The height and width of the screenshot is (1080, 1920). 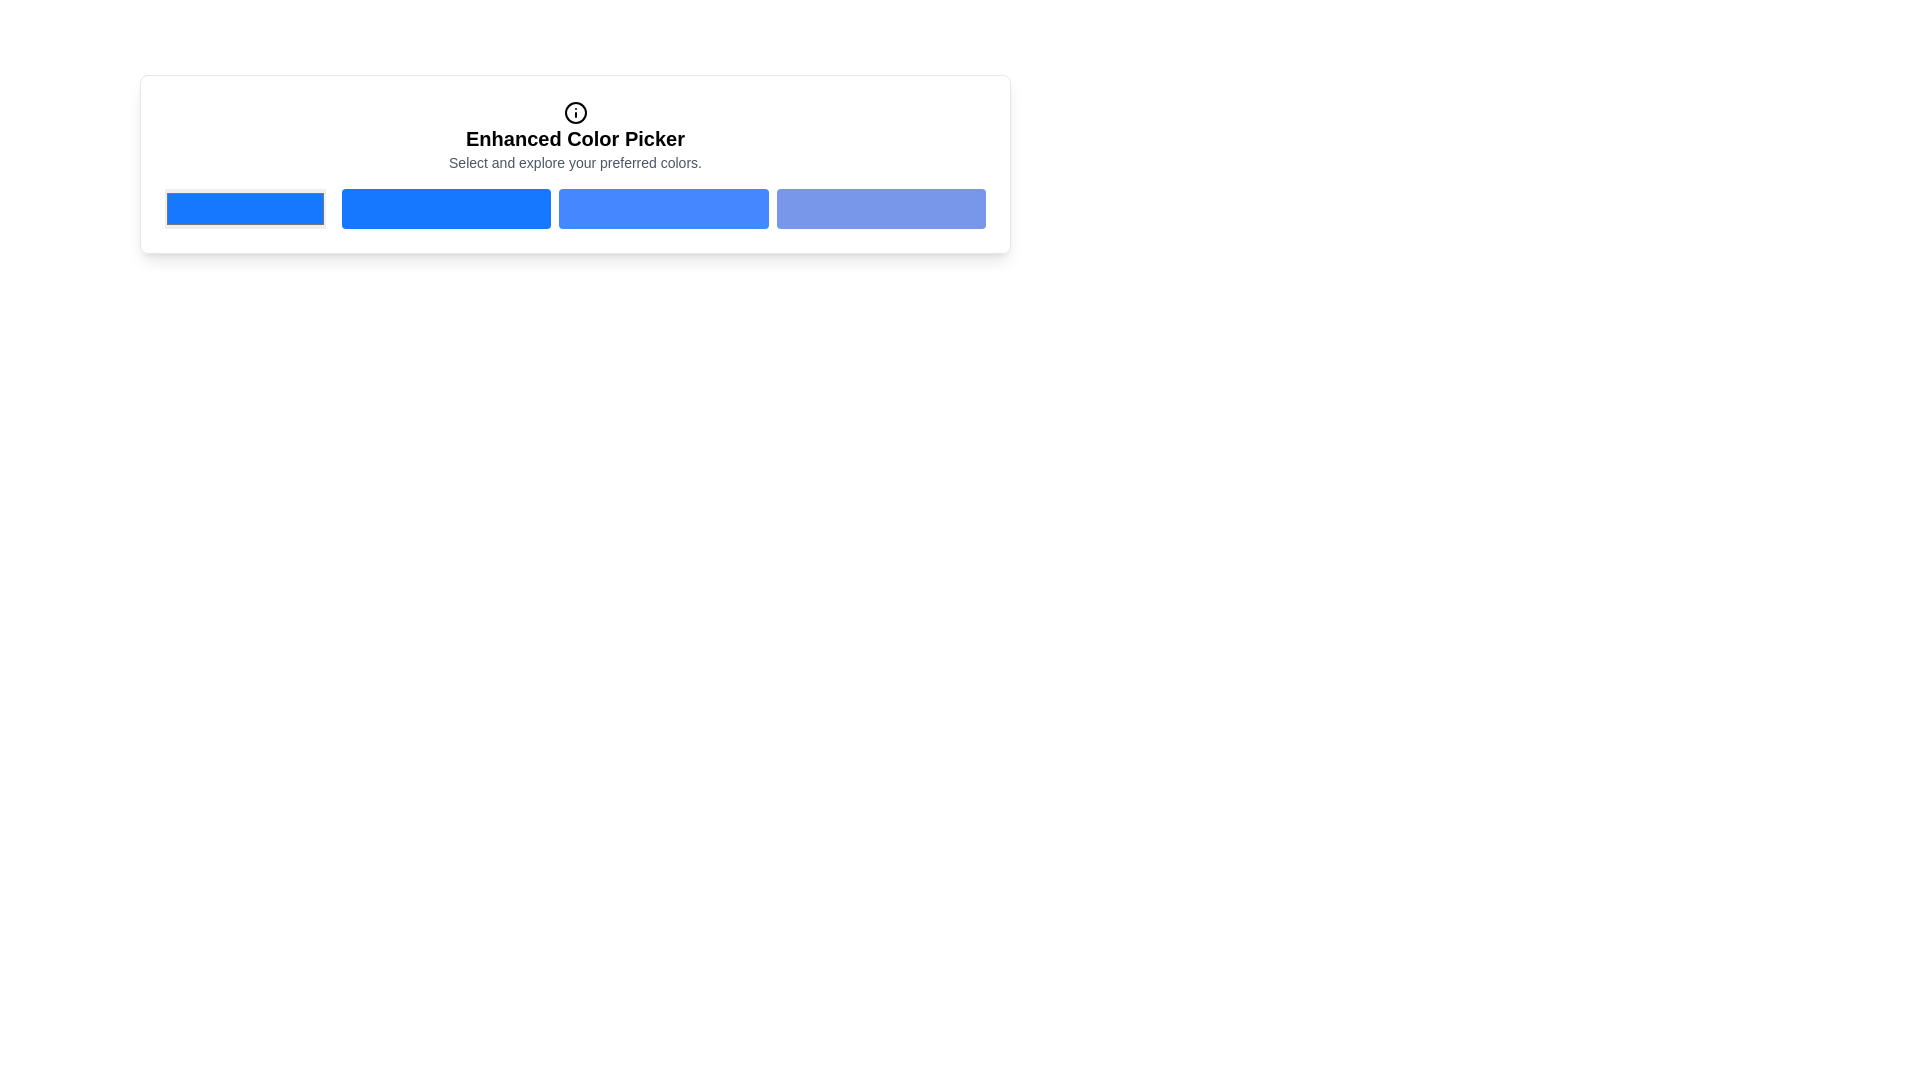 I want to click on the second rectangle in the horizontal grid layout that contains three equally spaced blue rectangles with rounded edges, so click(x=663, y=208).